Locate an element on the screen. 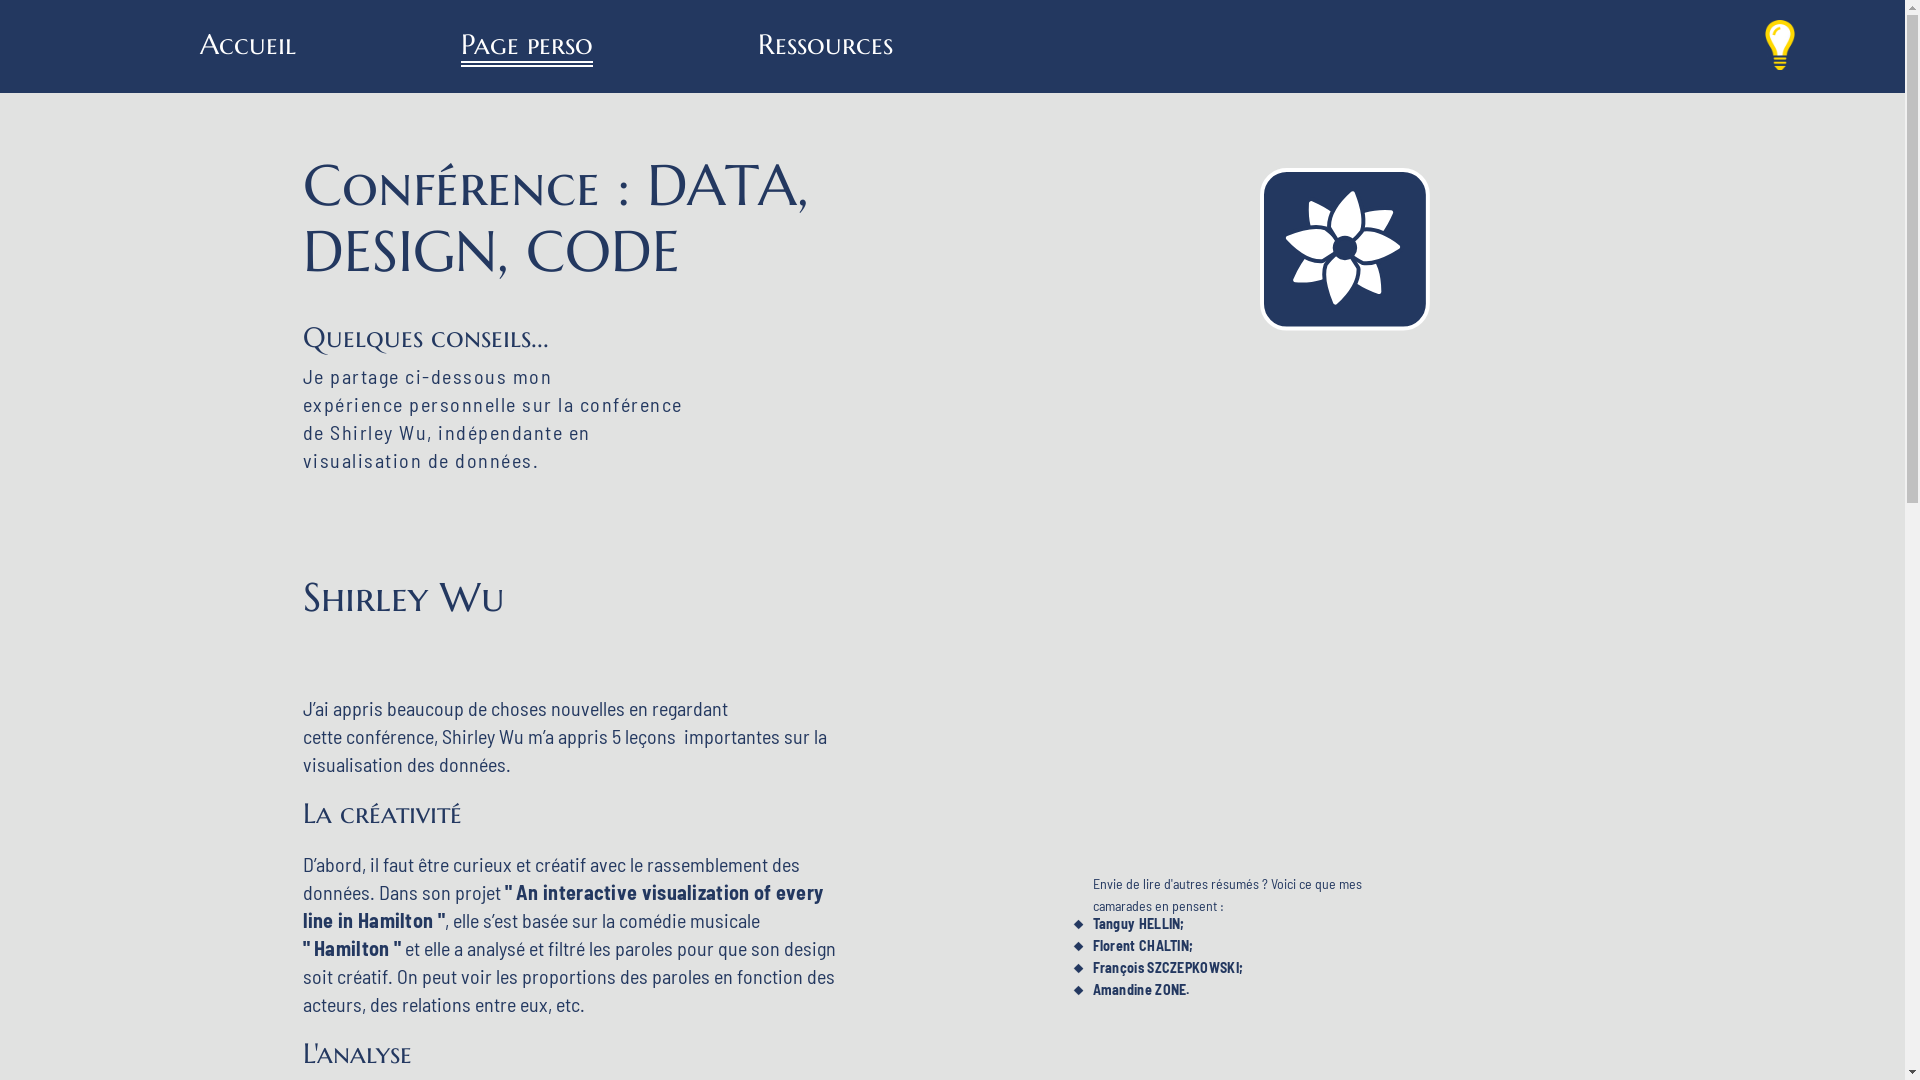  'Tanguy HELLIN;' is located at coordinates (1137, 923).